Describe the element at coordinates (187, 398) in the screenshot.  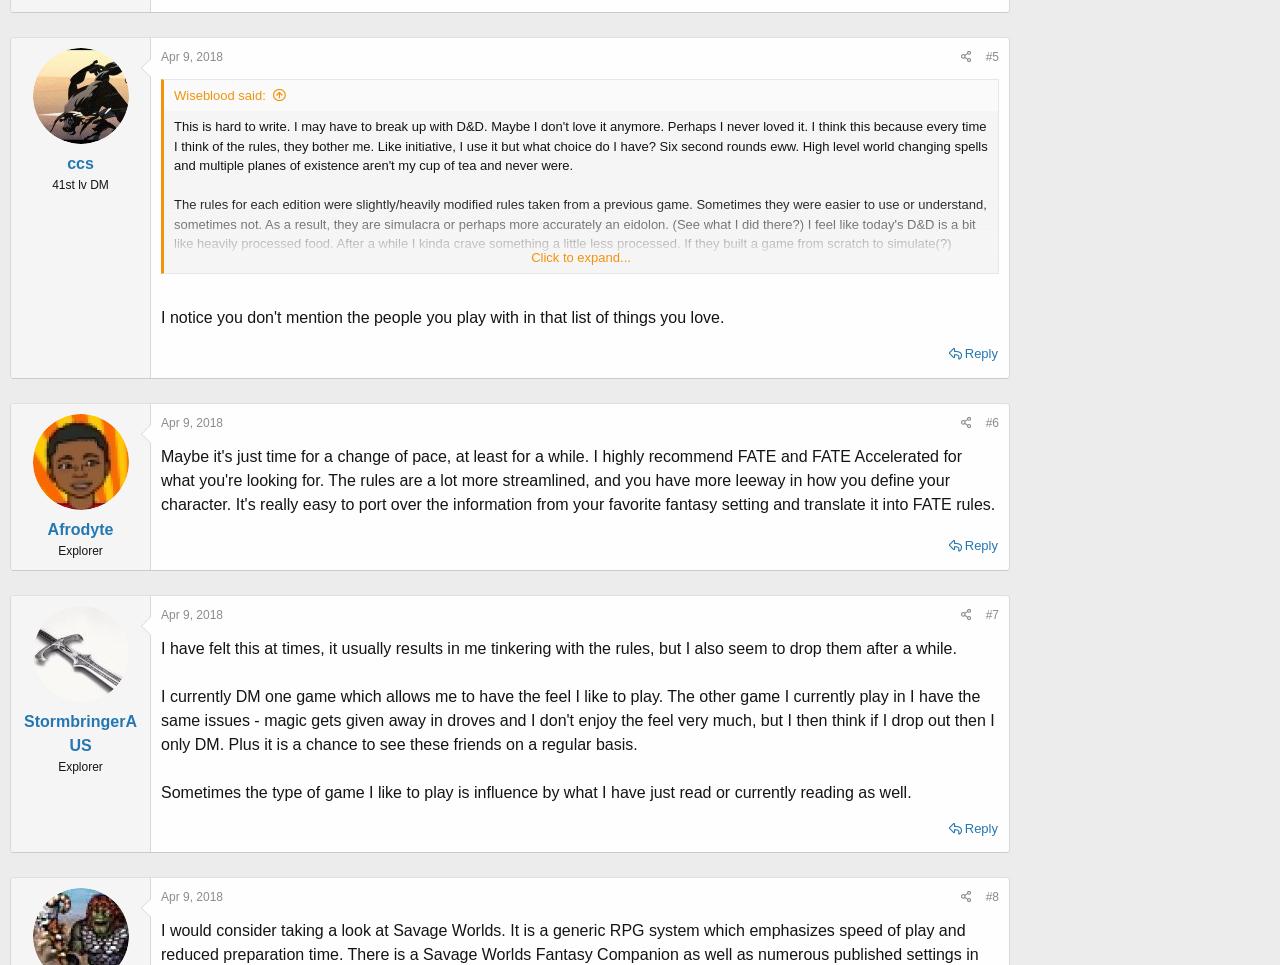
I see `'Dice'` at that location.